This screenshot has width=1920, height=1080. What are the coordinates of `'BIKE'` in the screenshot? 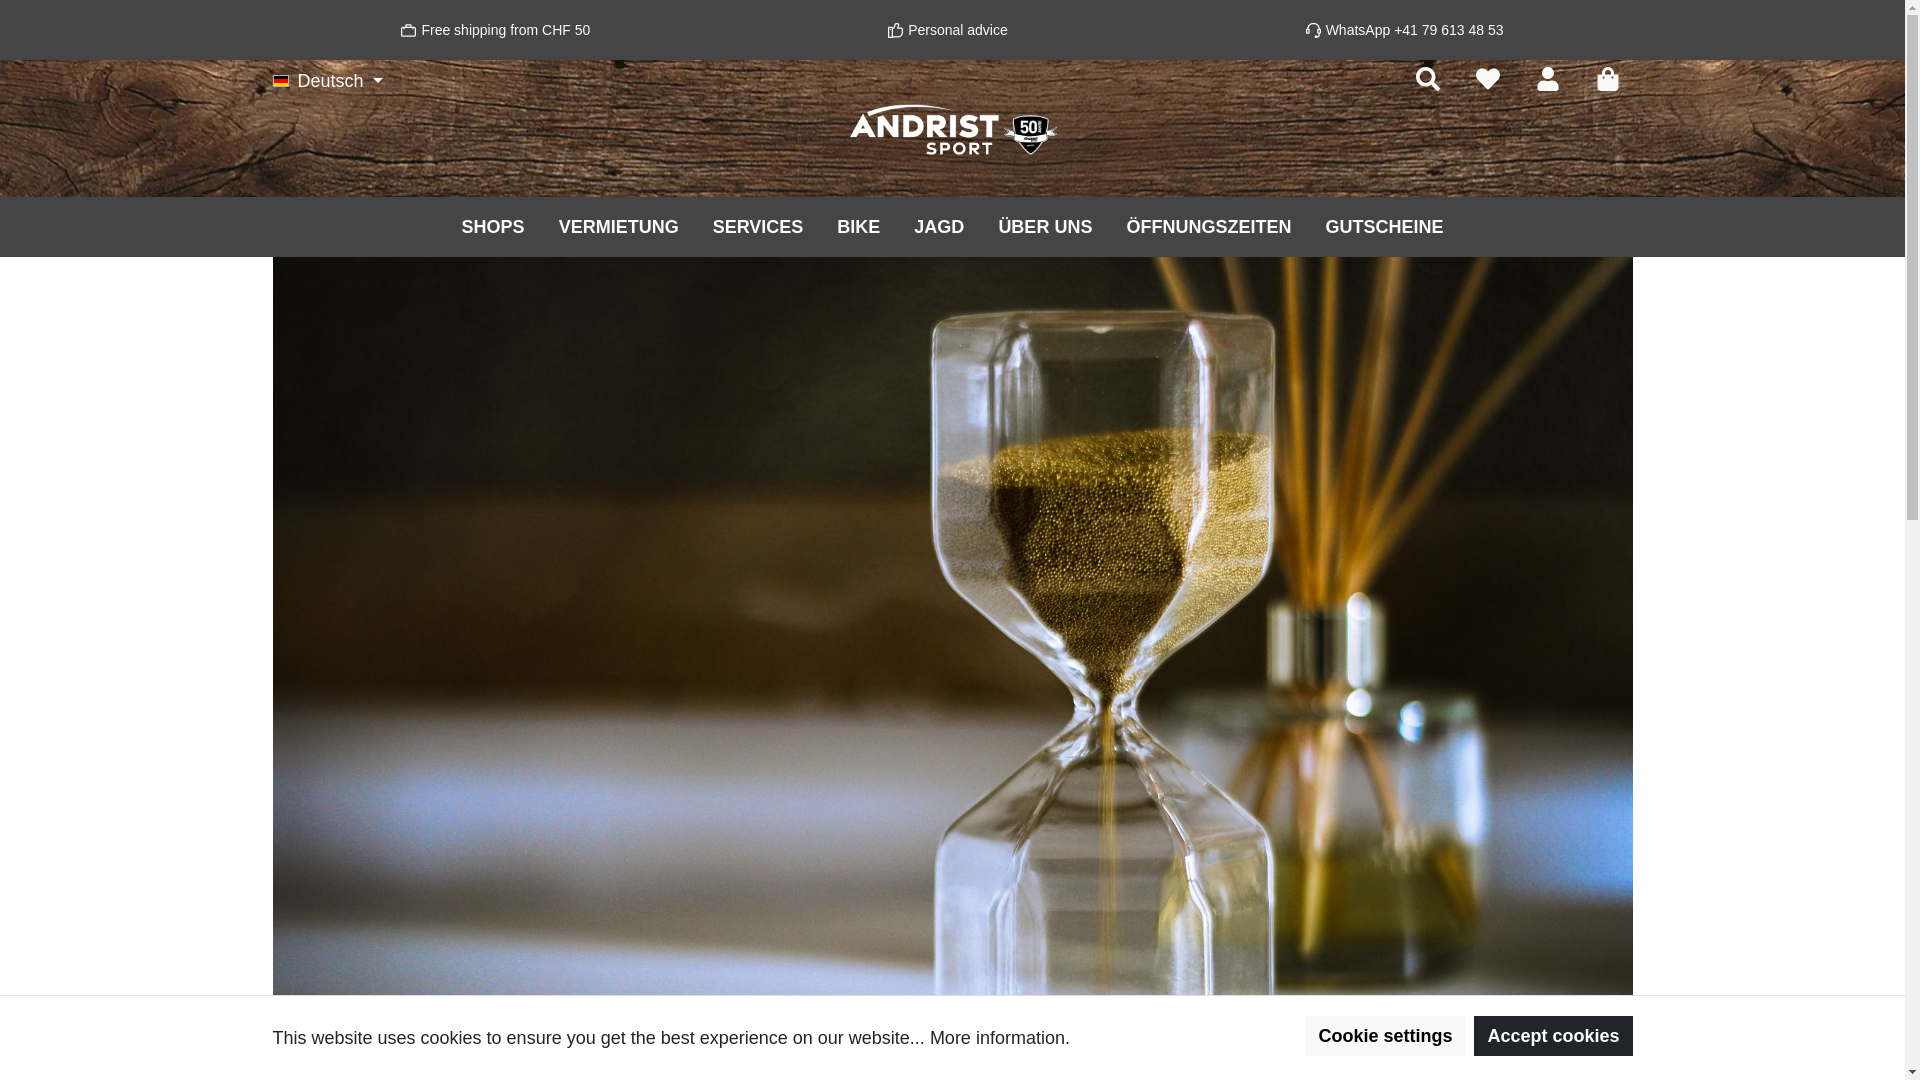 It's located at (820, 225).